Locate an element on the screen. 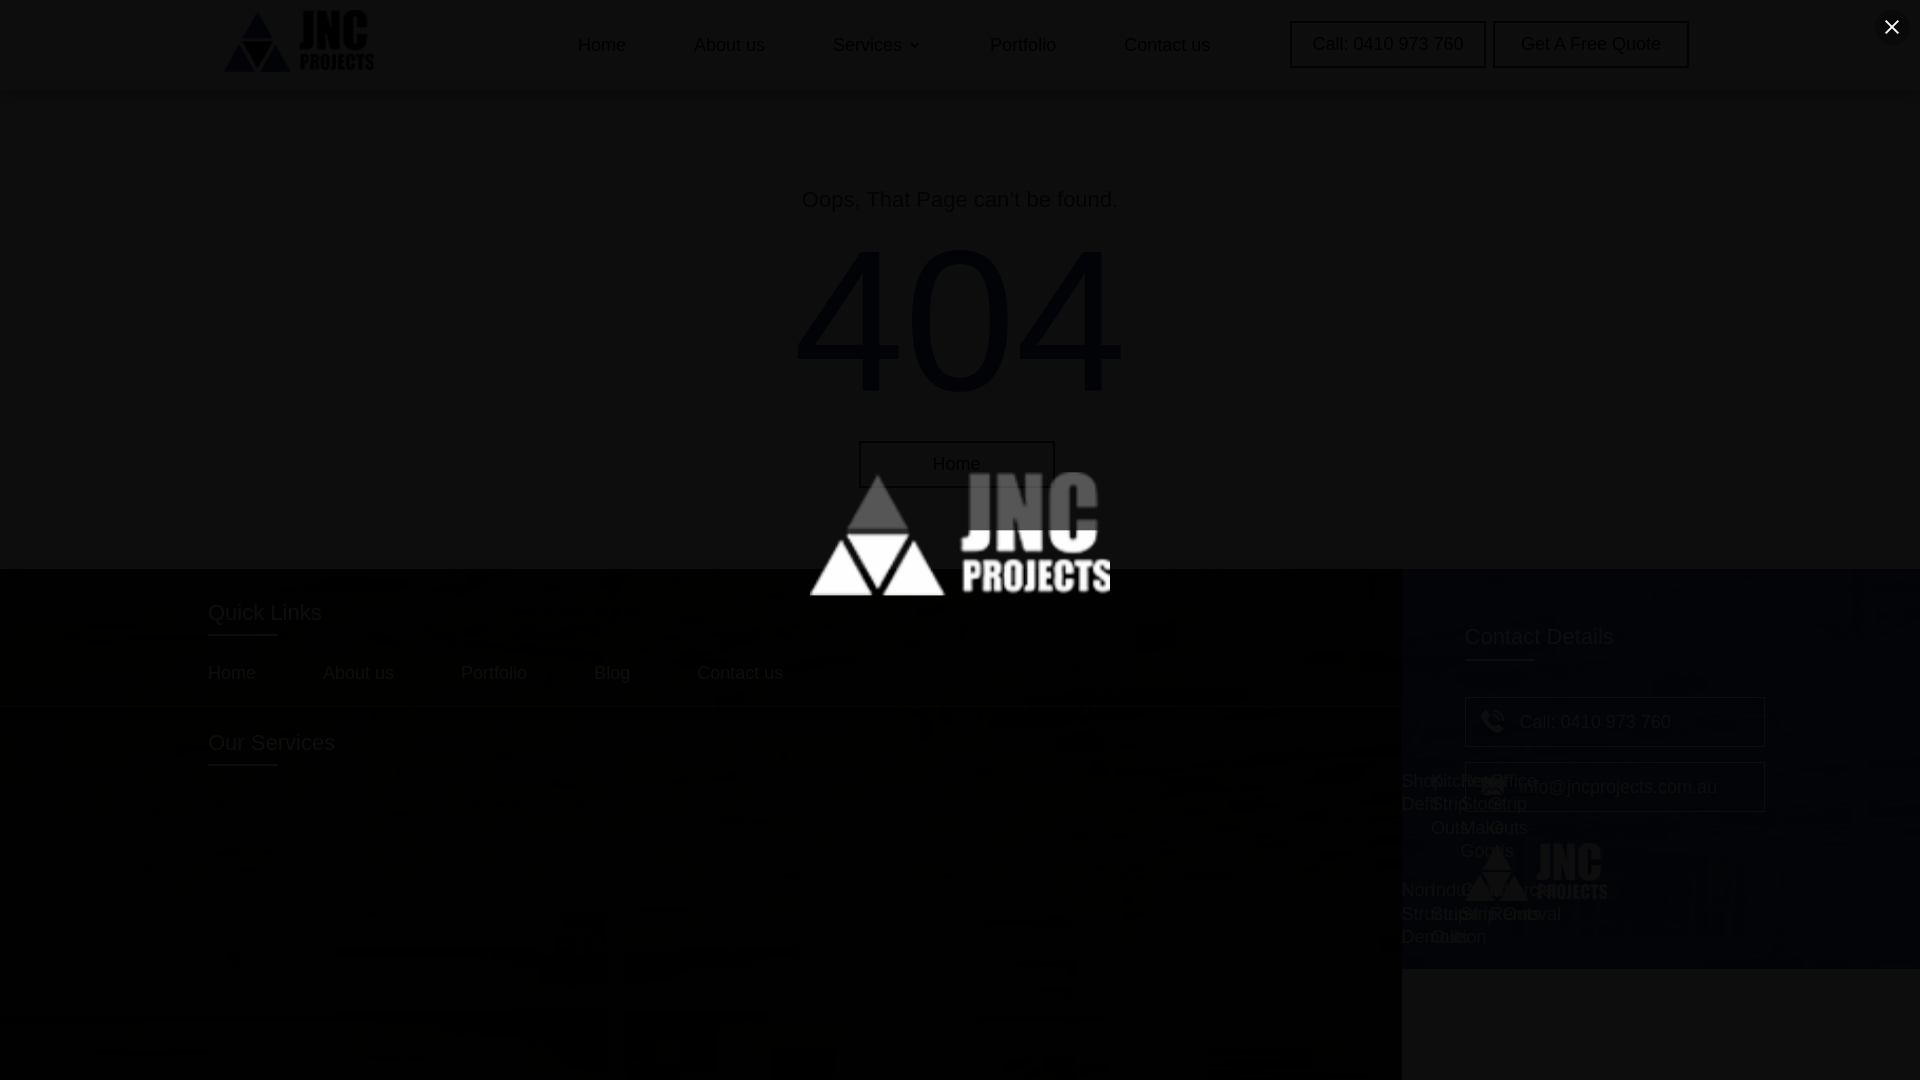 The image size is (1920, 1080). 'Blog' is located at coordinates (633, 672).